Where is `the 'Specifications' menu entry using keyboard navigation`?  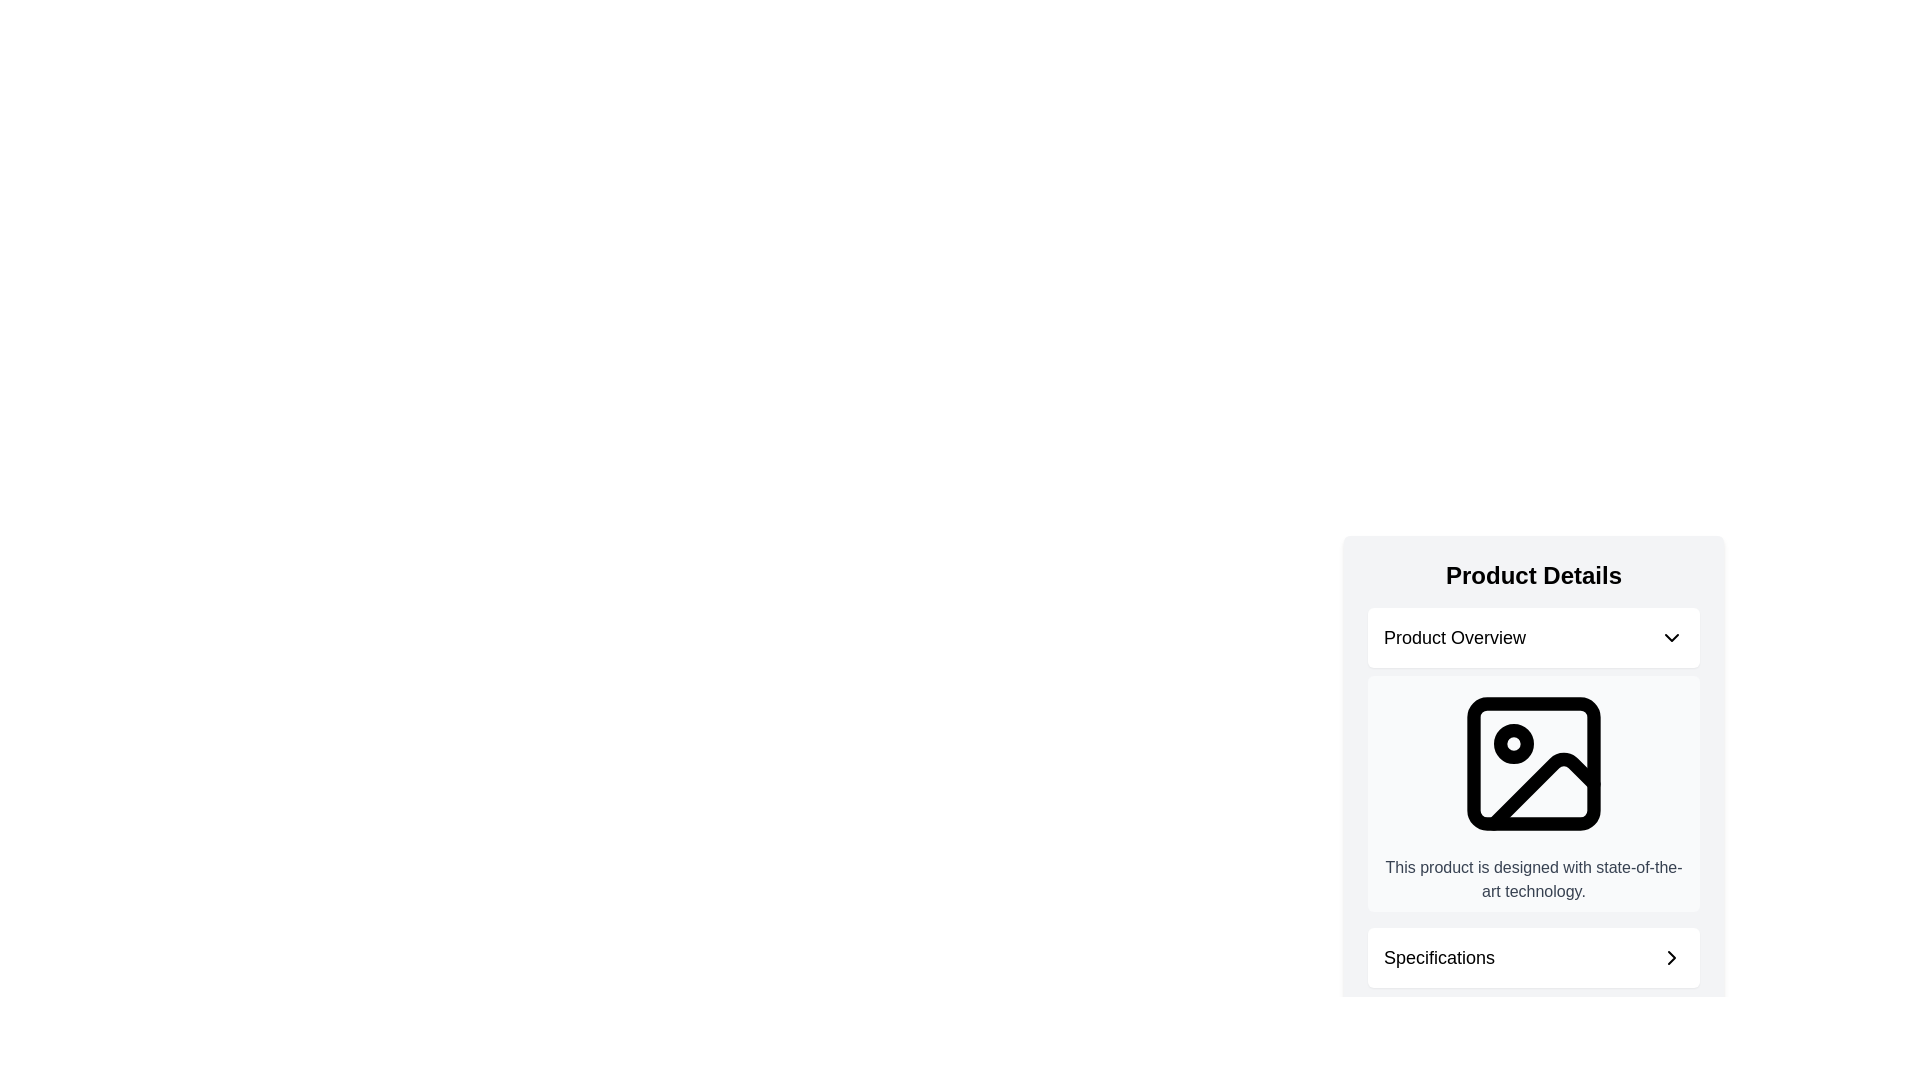
the 'Specifications' menu entry using keyboard navigation is located at coordinates (1533, 956).